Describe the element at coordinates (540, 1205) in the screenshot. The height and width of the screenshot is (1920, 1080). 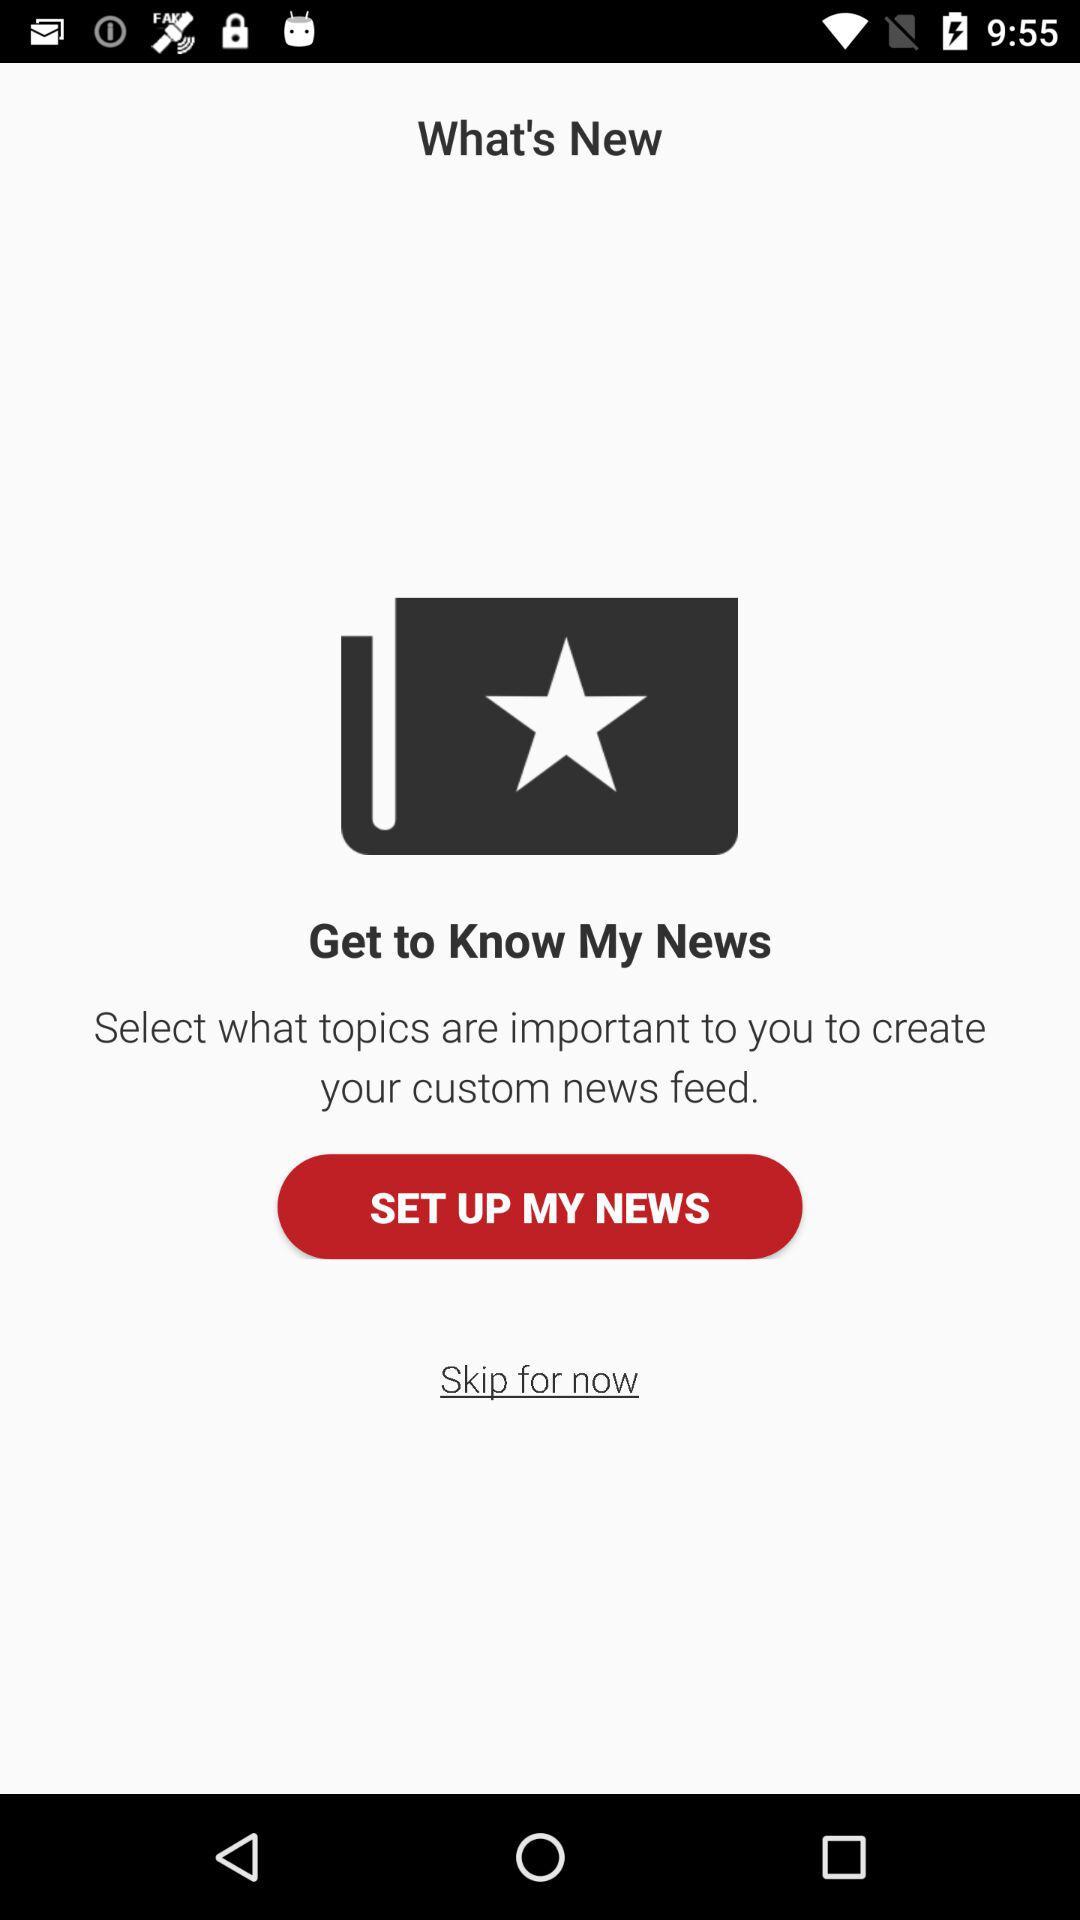
I see `set up my button` at that location.